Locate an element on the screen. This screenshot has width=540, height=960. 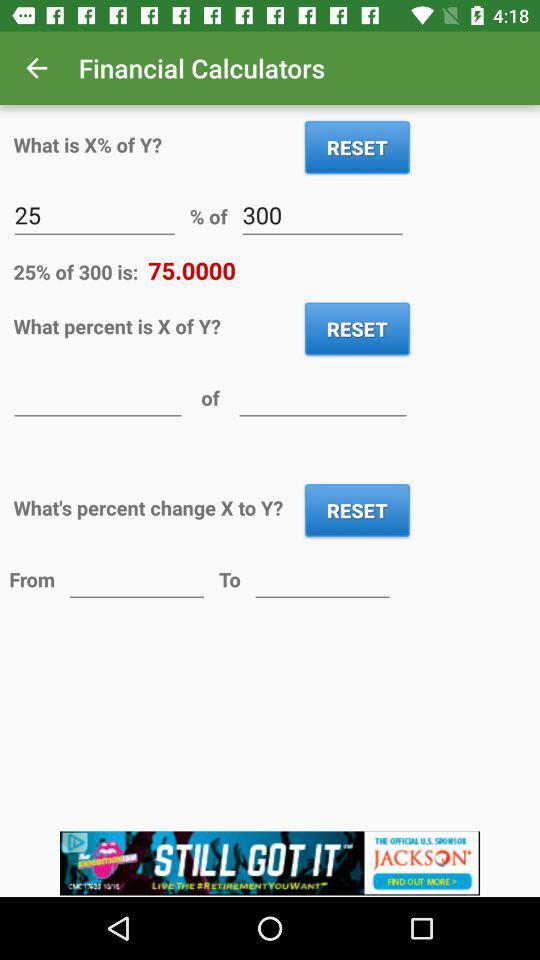
final value after the change is located at coordinates (322, 578).